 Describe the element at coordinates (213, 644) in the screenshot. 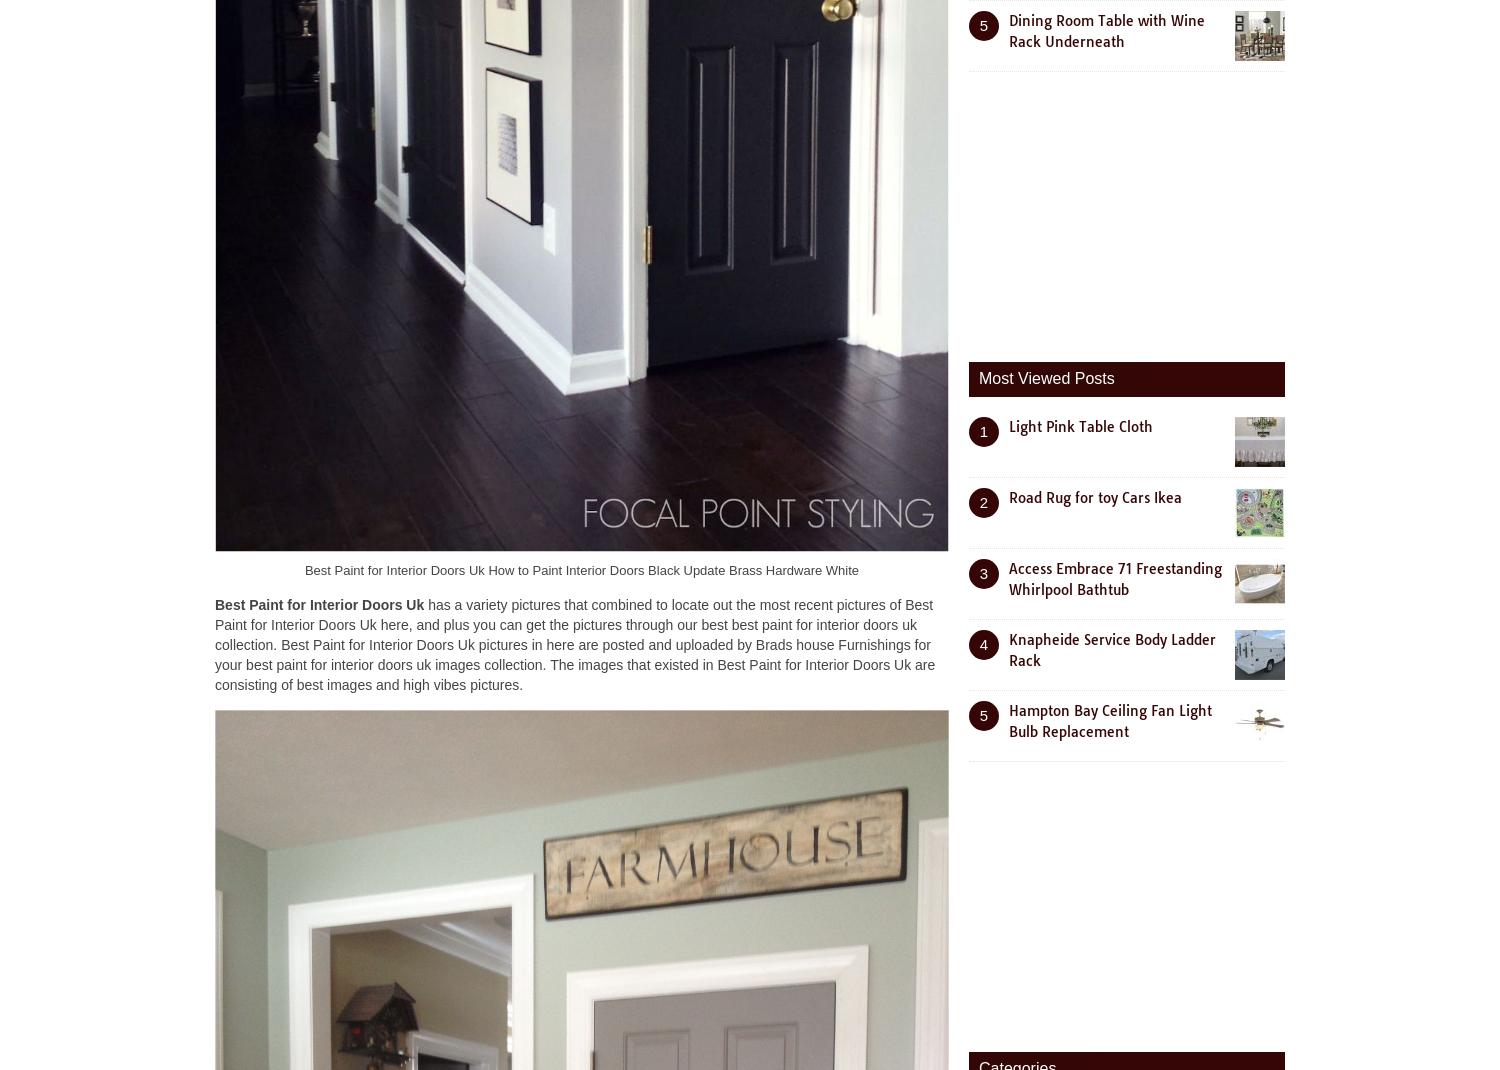

I see `'has a variety pictures that combined to locate out the most recent pictures of Best Paint for Interior Doors Uk here, and plus you can get the pictures through our best best paint for interior doors uk collection. Best Paint for Interior Doors Uk pictures in here are posted and uploaded by Brads house Furnishings for your best paint for interior doors uk images collection. The images that existed in Best Paint for Interior Doors Uk are consisting of best images and high vibes pictures.'` at that location.